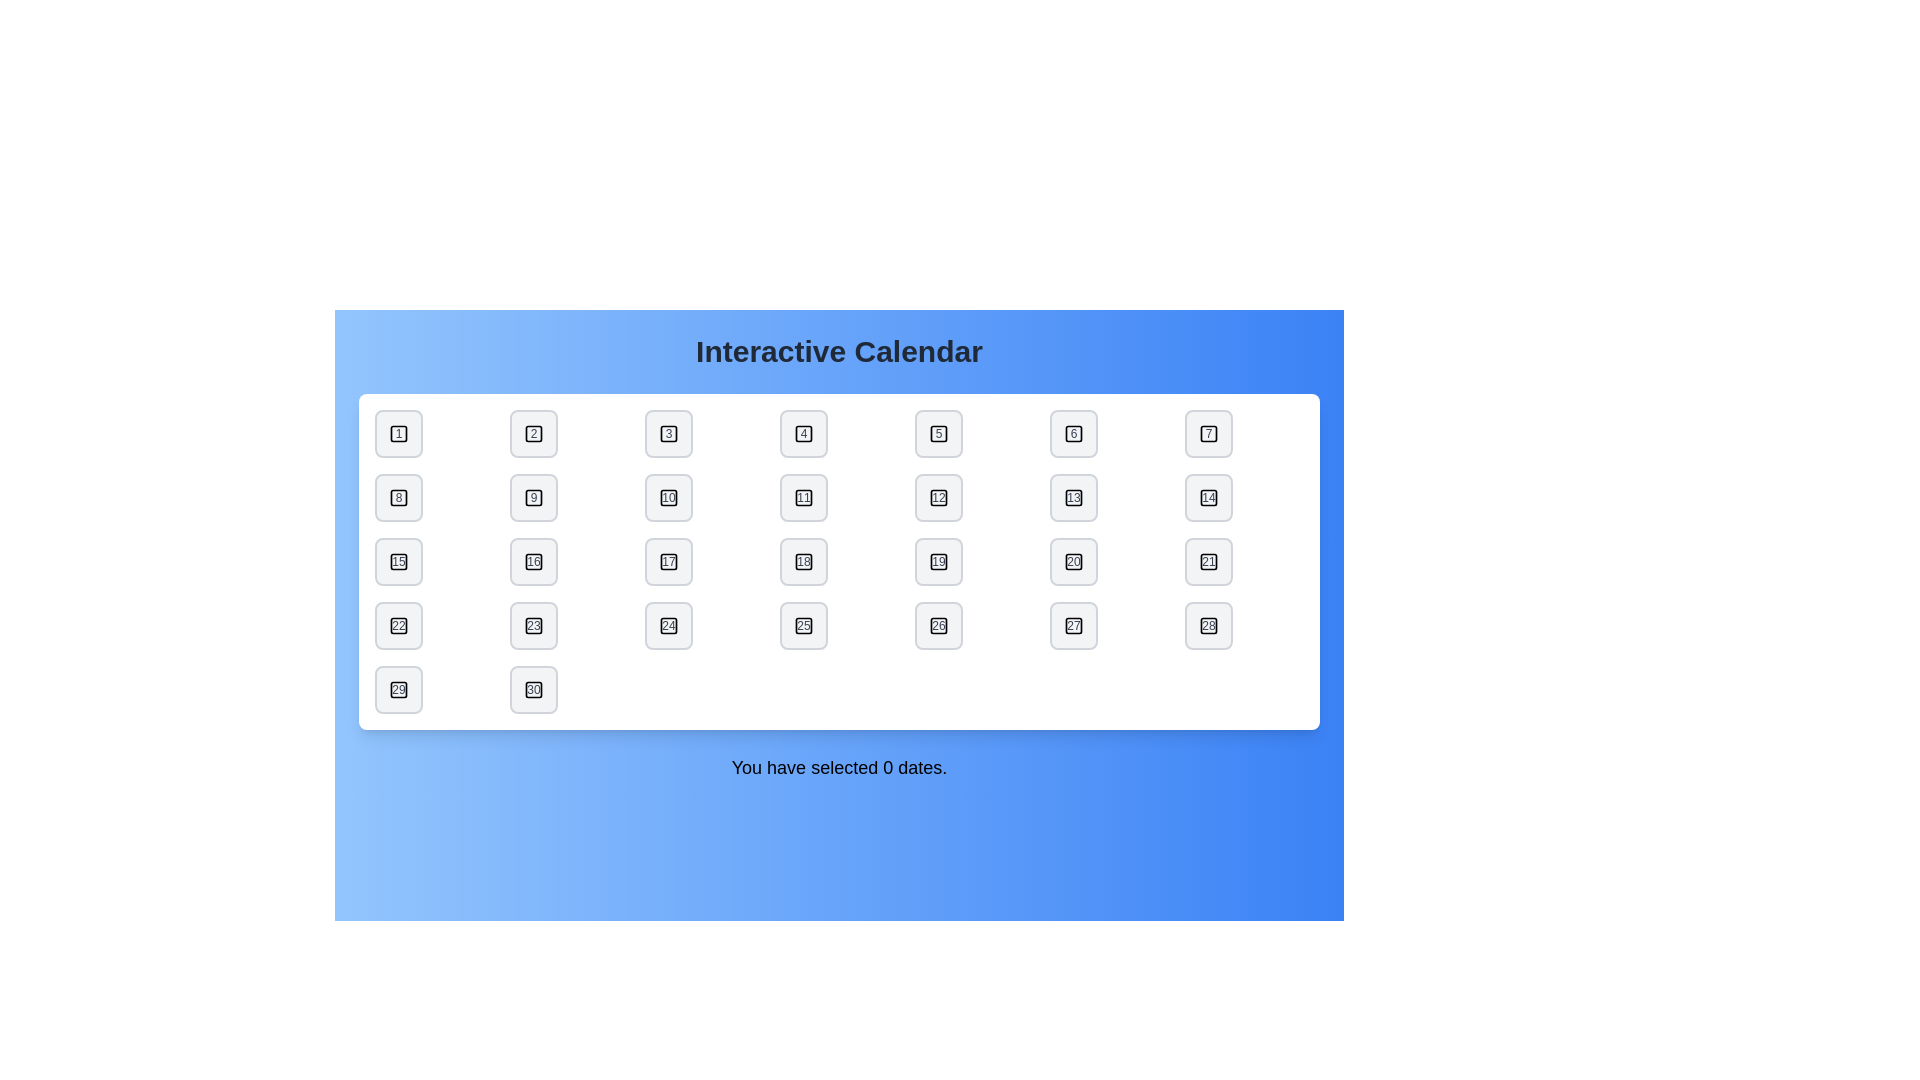 The image size is (1920, 1080). What do you see at coordinates (533, 624) in the screenshot?
I see `the date button labeled 23 to toggle its selection state` at bounding box center [533, 624].